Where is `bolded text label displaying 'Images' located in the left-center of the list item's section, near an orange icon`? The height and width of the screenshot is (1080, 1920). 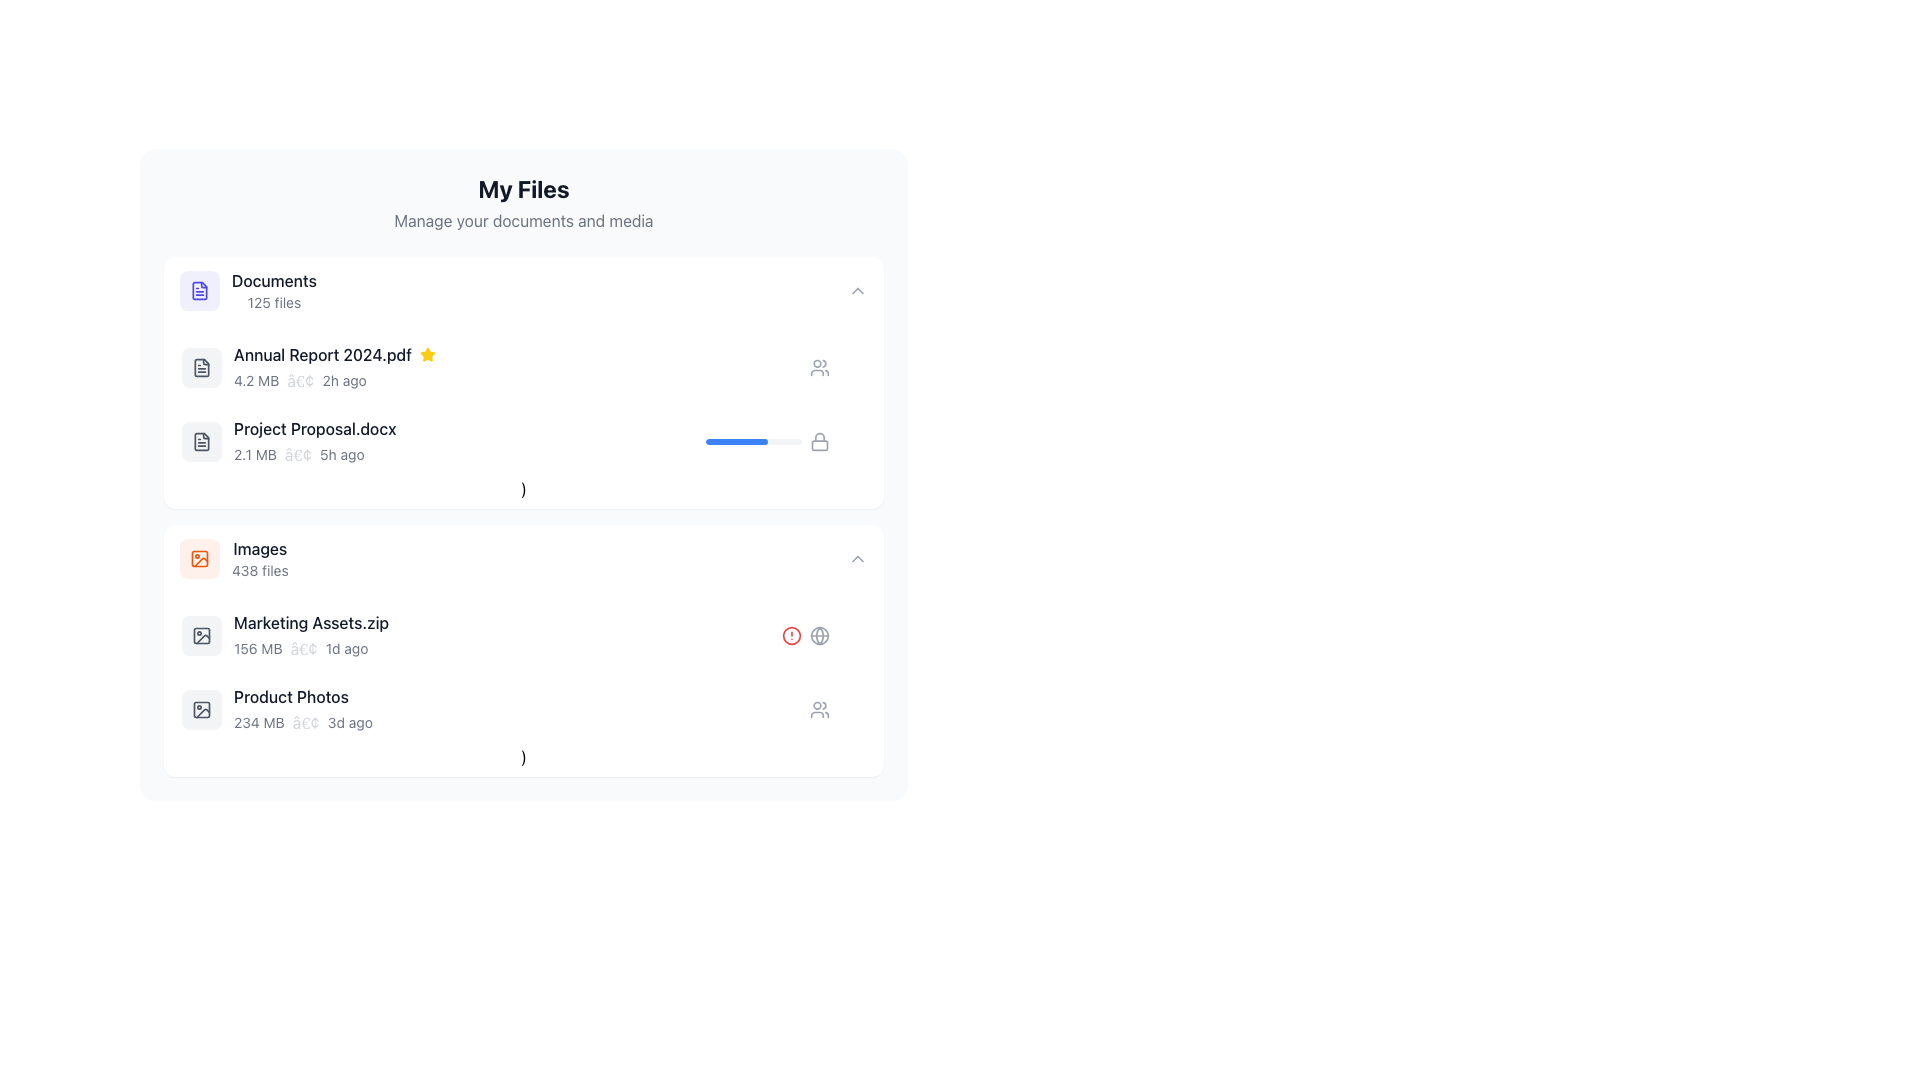
bolded text label displaying 'Images' located in the left-center of the list item's section, near an orange icon is located at coordinates (259, 548).